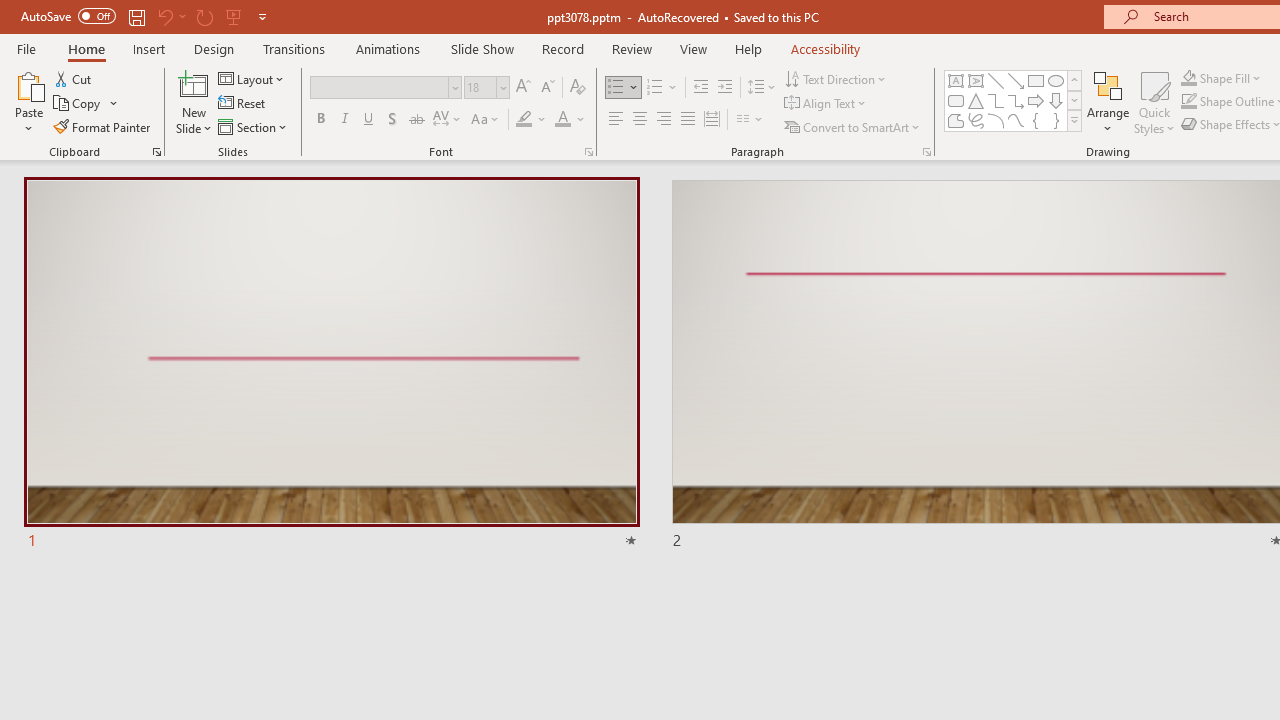 The image size is (1280, 720). I want to click on 'Section', so click(253, 127).